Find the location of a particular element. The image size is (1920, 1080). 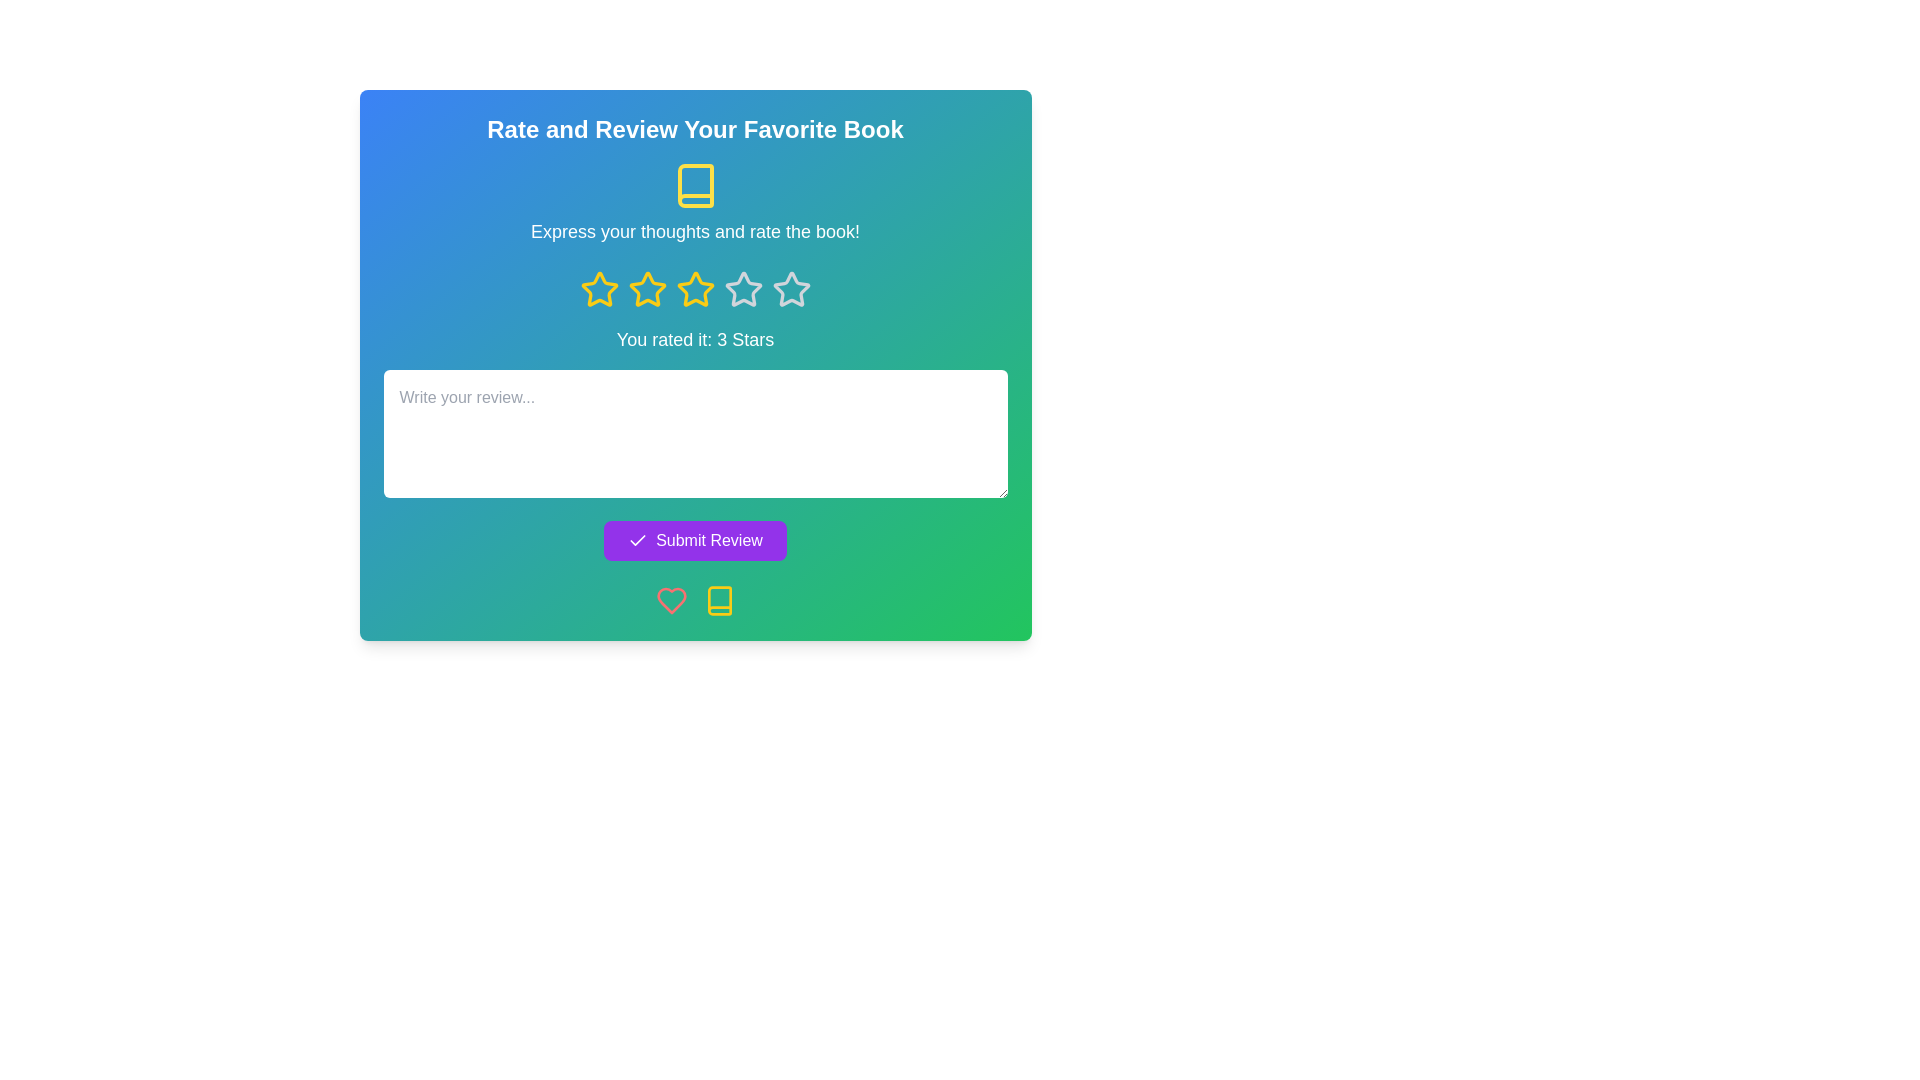

the heart symbol icon located at the bottom section of the interface is located at coordinates (671, 600).